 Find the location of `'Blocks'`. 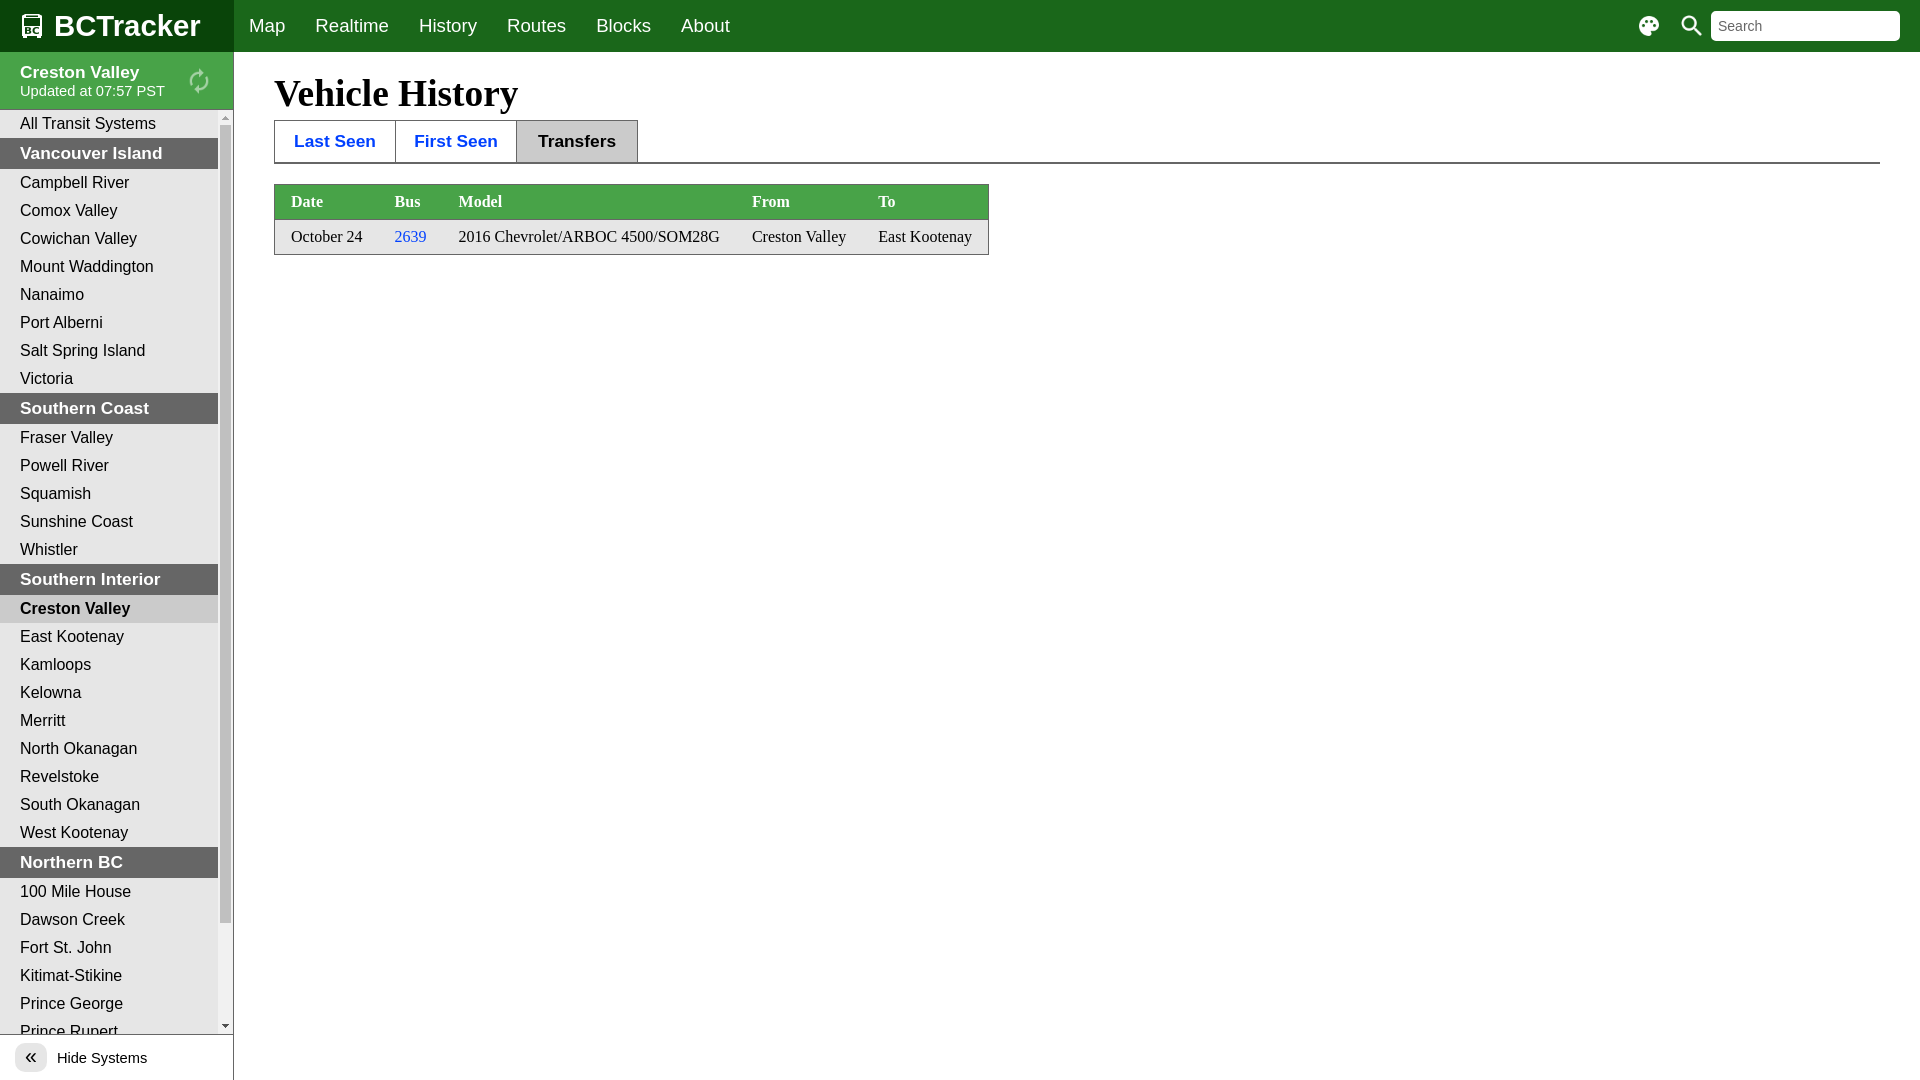

'Blocks' is located at coordinates (622, 26).